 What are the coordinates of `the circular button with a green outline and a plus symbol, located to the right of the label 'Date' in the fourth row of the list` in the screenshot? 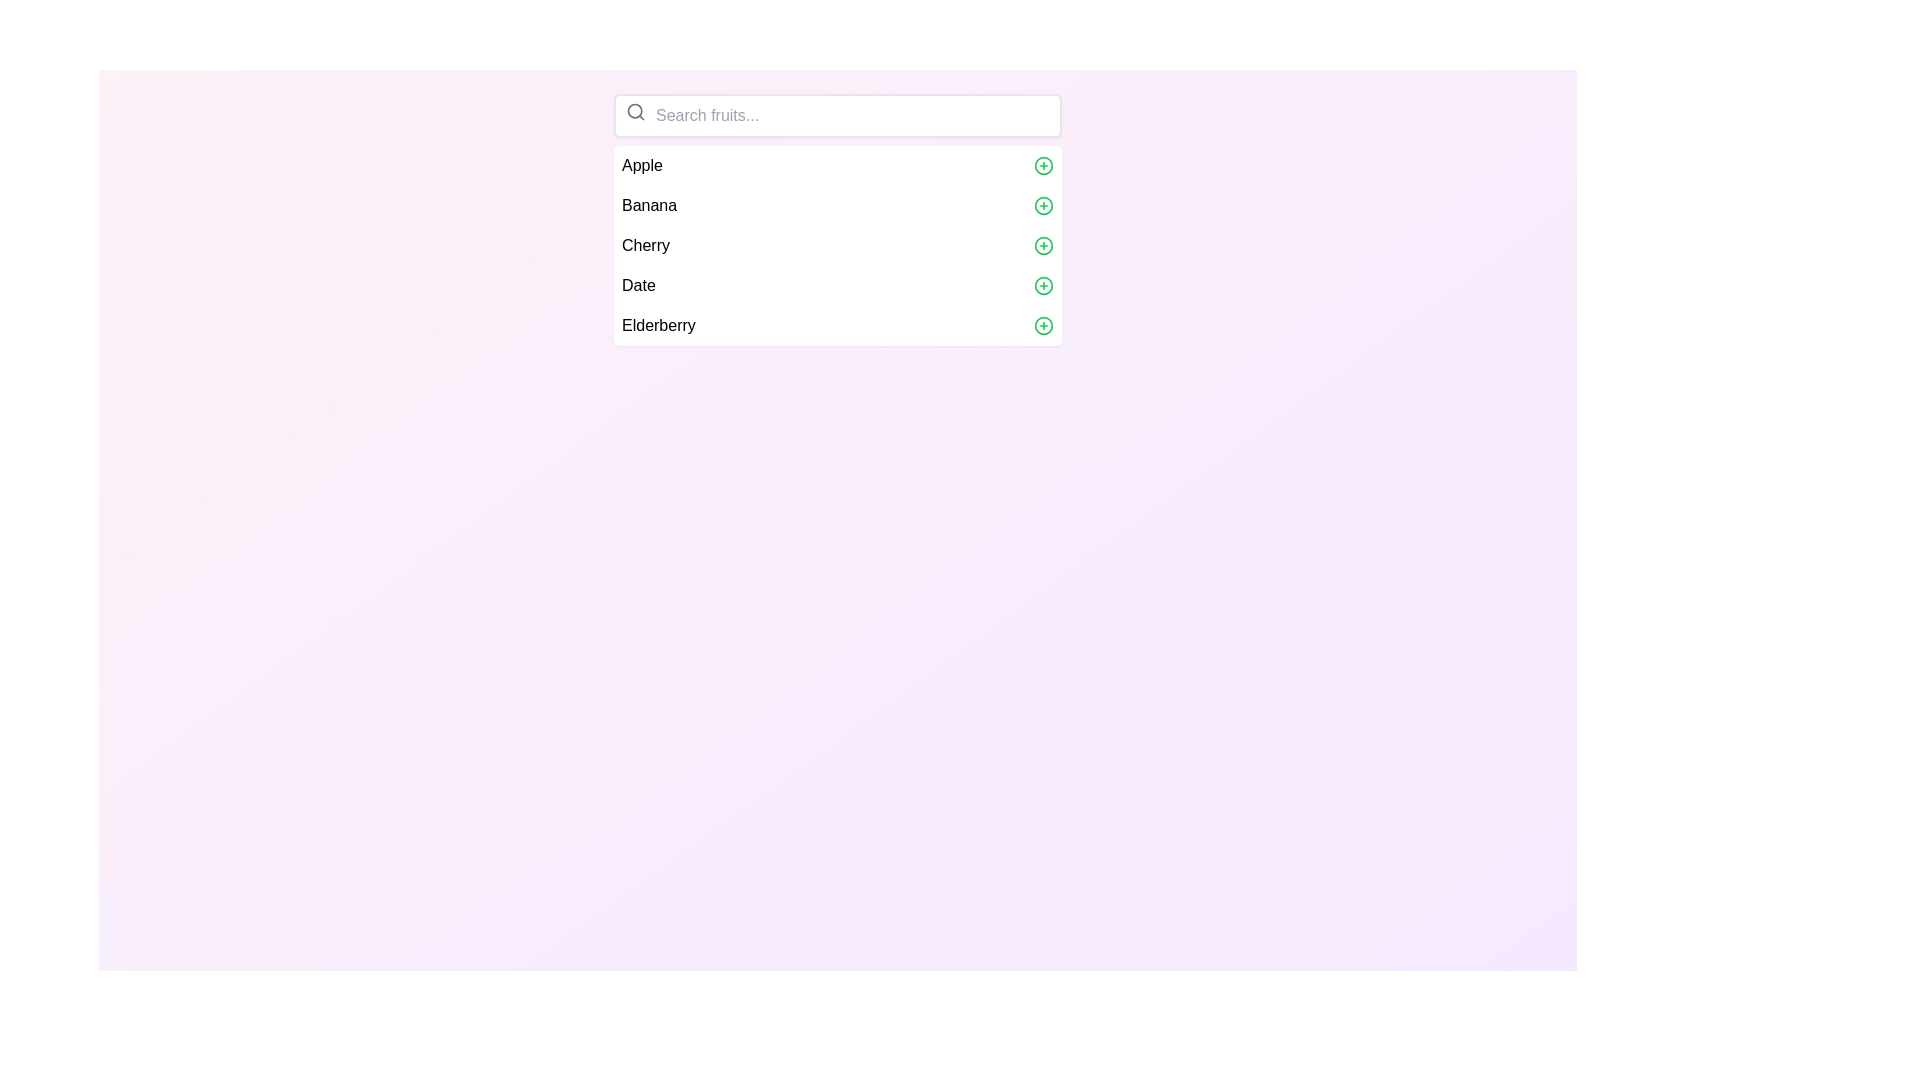 It's located at (1042, 285).